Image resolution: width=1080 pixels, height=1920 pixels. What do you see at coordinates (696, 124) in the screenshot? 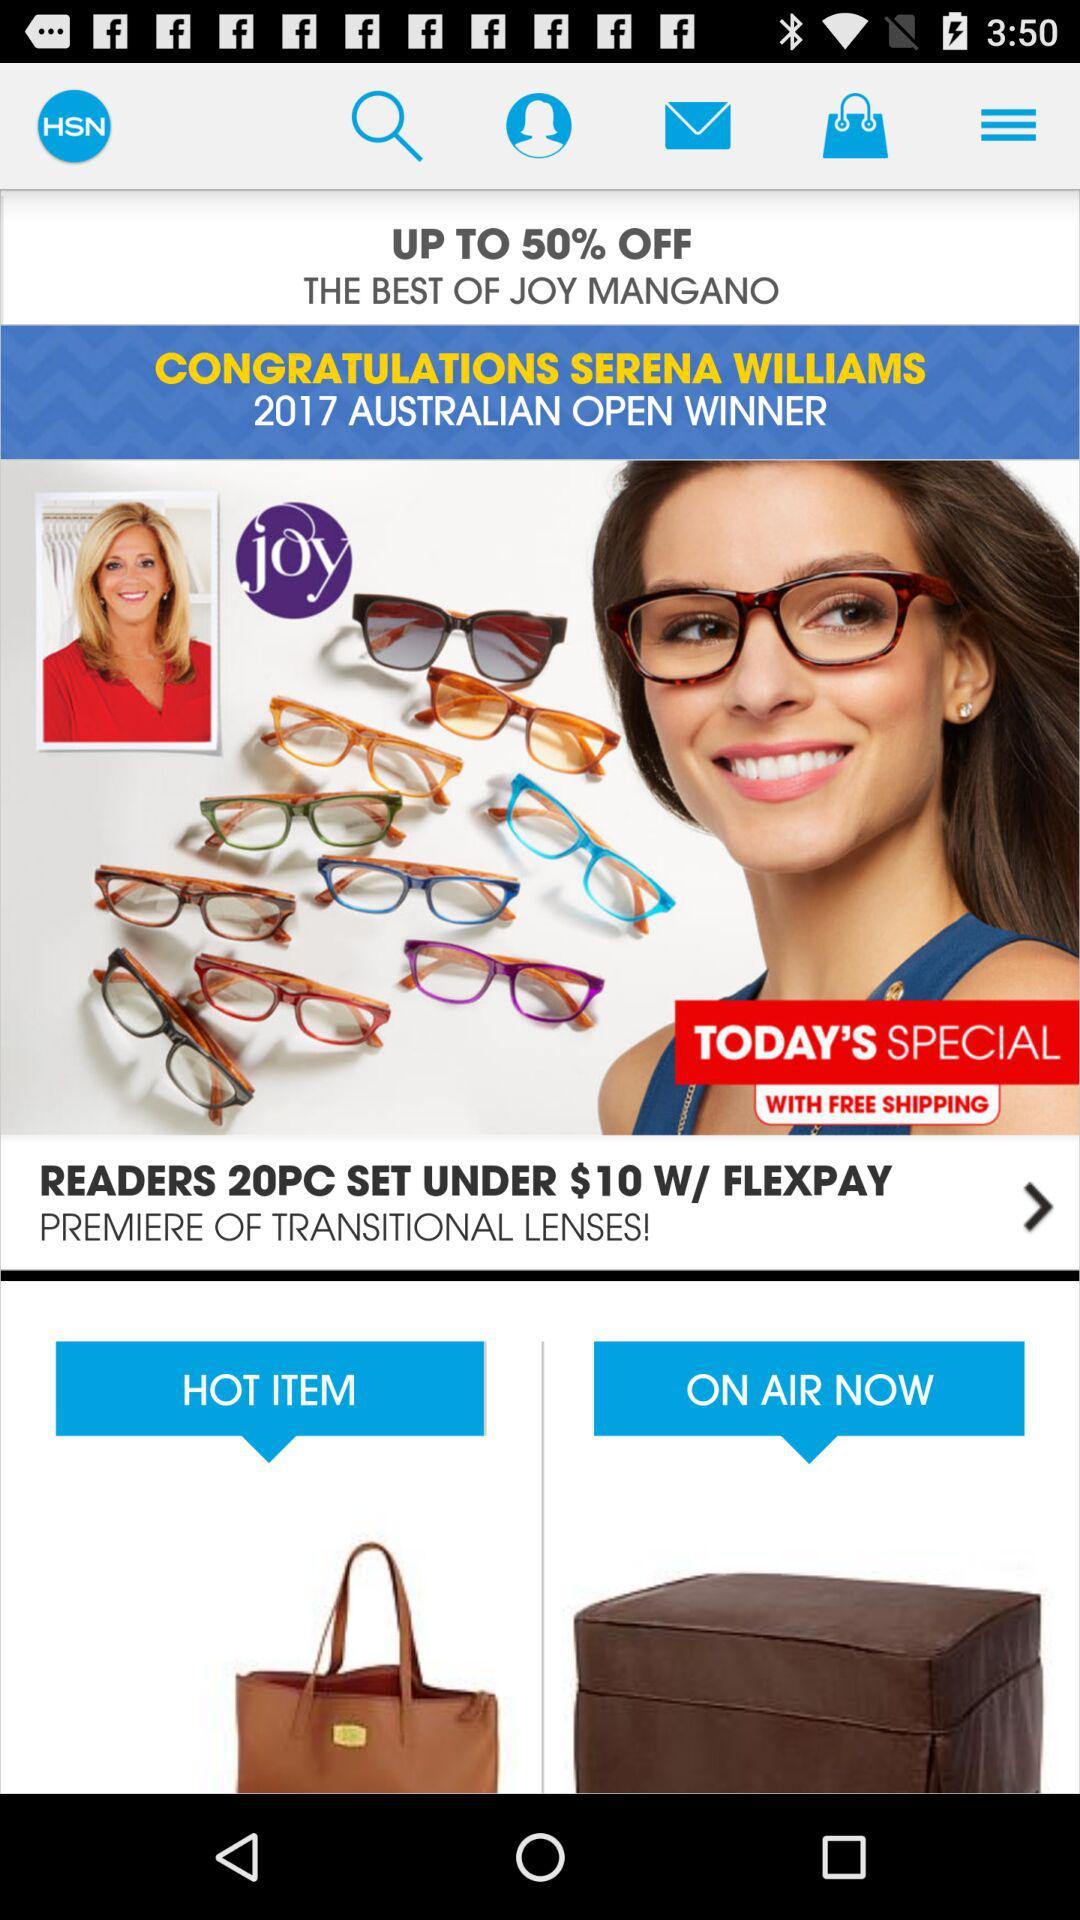
I see `send an email` at bounding box center [696, 124].